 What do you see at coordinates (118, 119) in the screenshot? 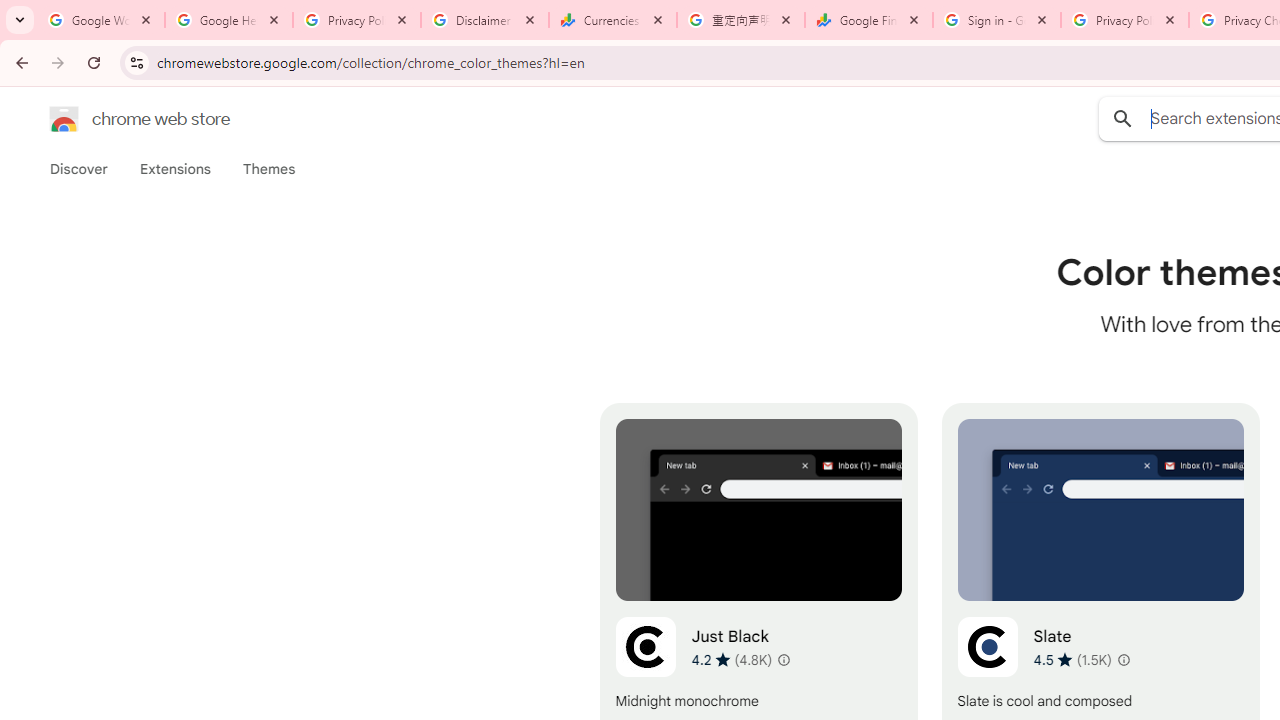
I see `'Chrome Web Store logo chrome web store'` at bounding box center [118, 119].